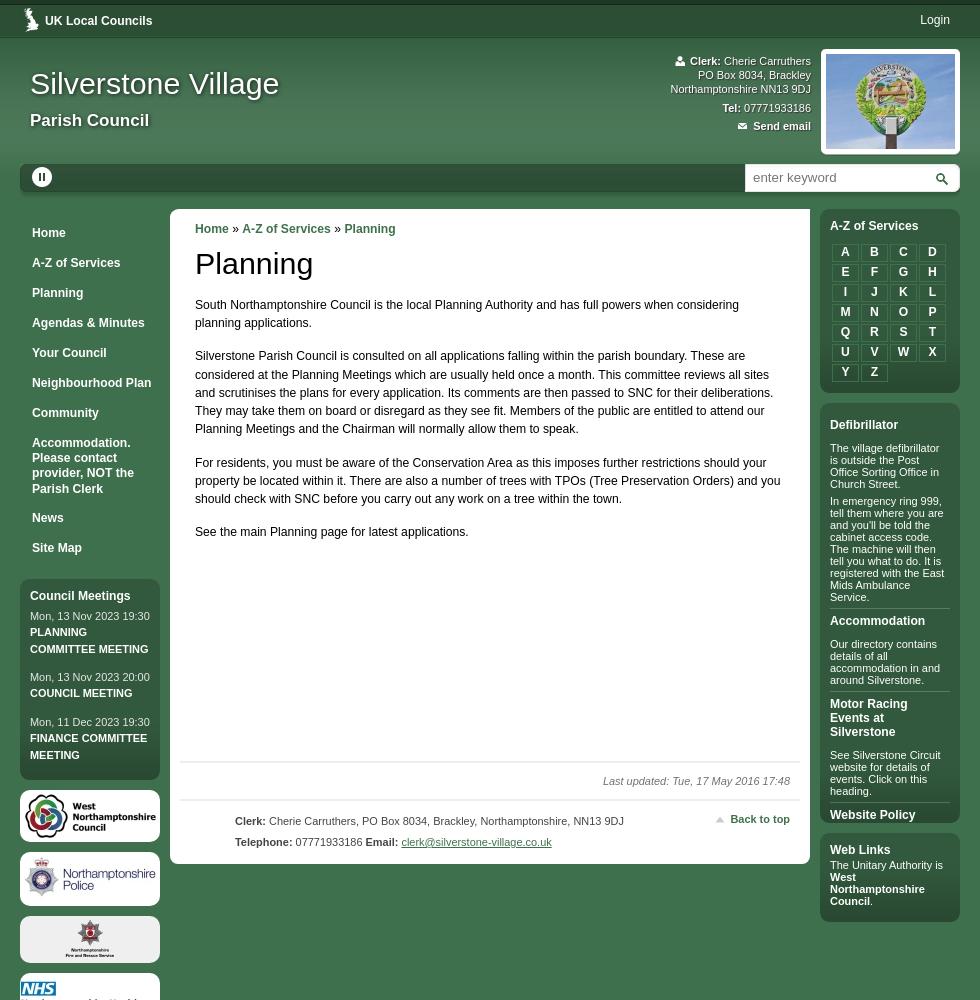  Describe the element at coordinates (444, 820) in the screenshot. I see `'Cherie Carruthers, PO Box 8034, Brackley, Northamptonshire, NN13 9DJ'` at that location.